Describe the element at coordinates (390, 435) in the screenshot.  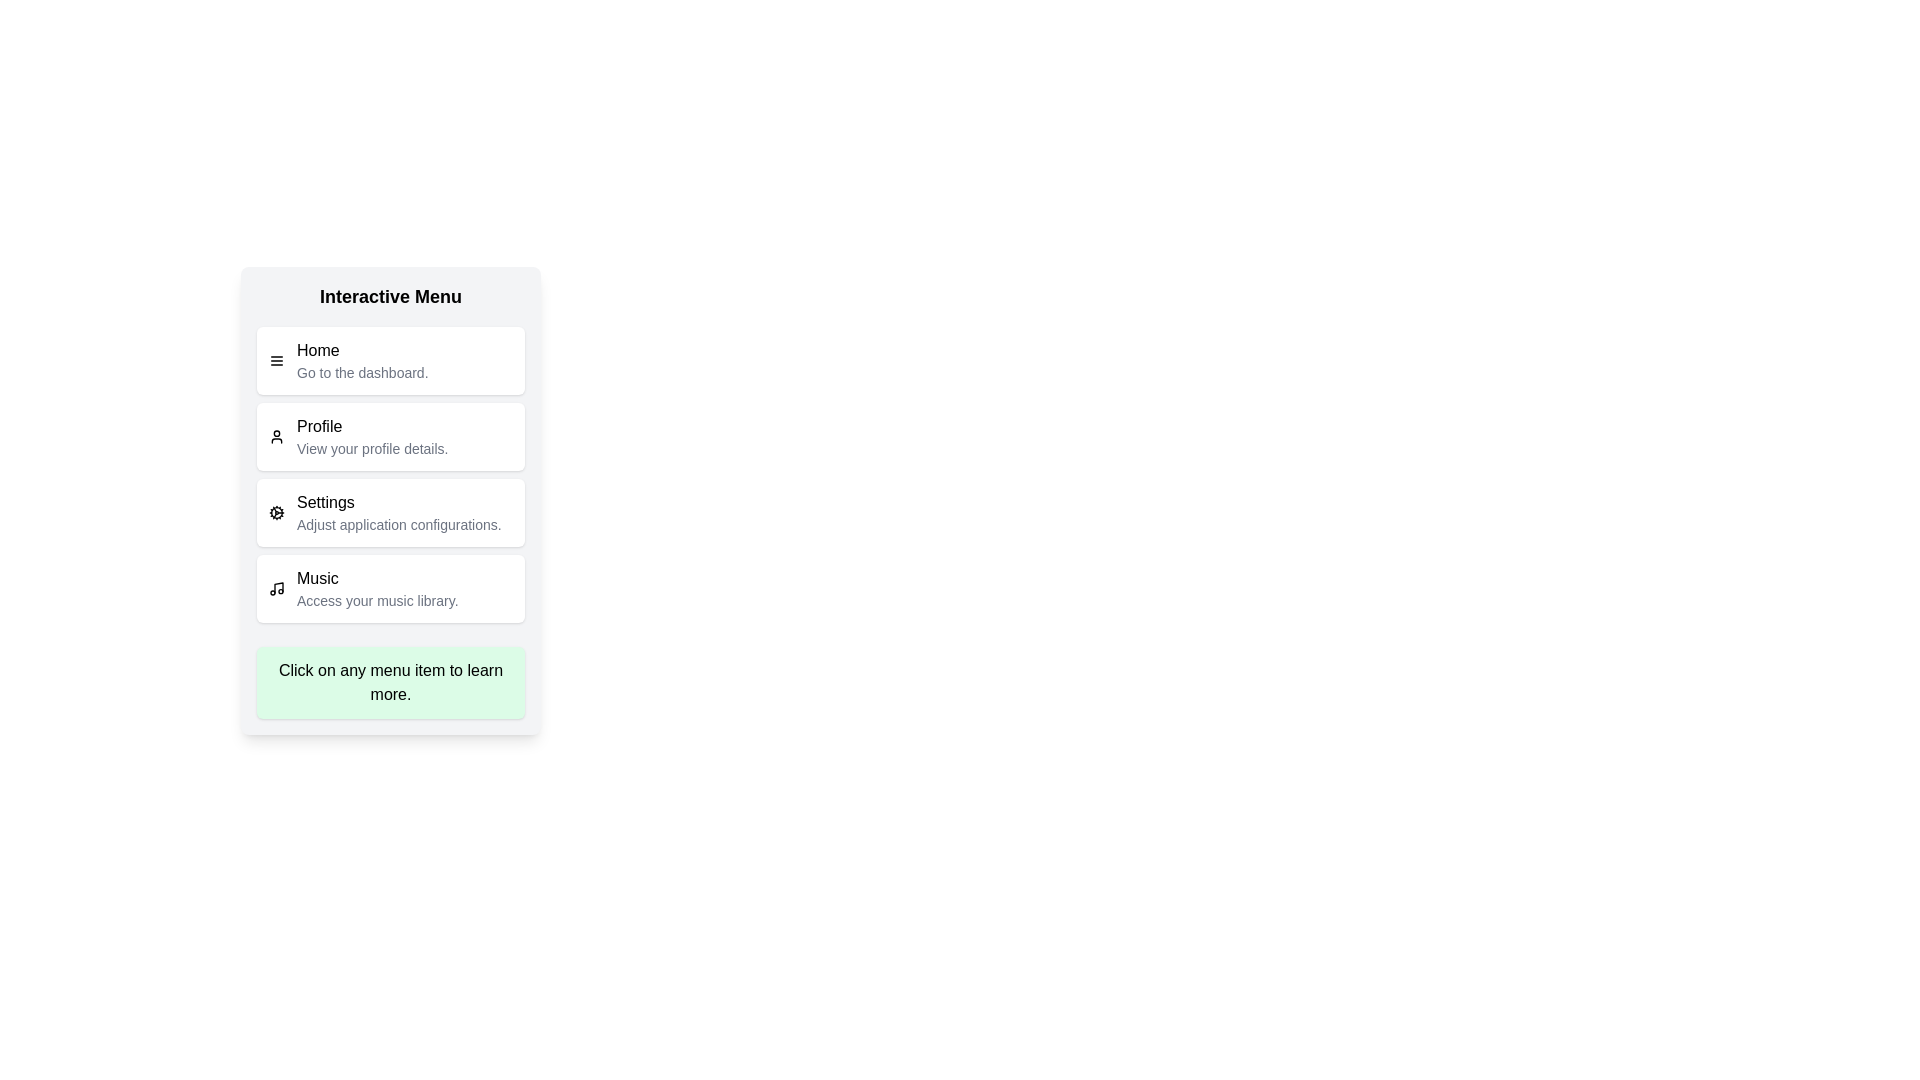
I see `the menu item labeled Profile to see its hover effect` at that location.